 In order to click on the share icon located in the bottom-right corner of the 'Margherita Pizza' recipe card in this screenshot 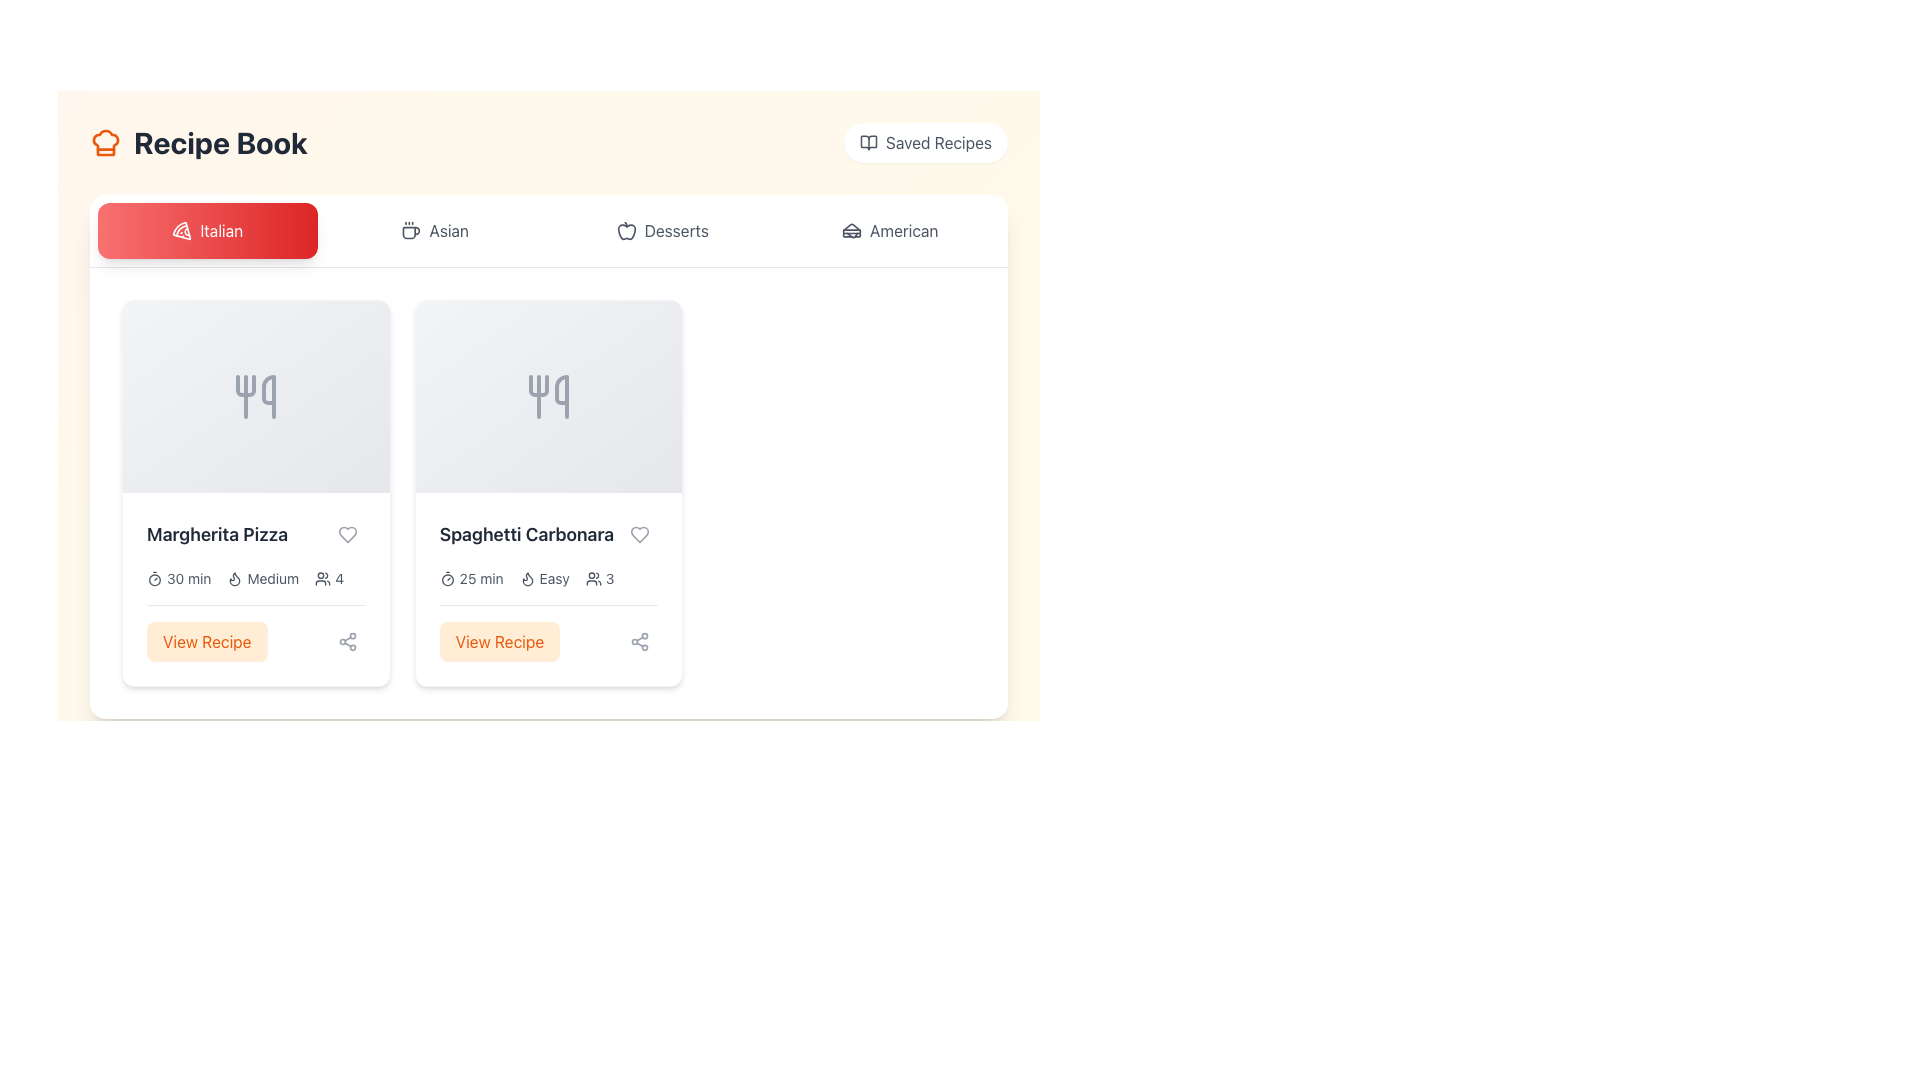, I will do `click(347, 641)`.